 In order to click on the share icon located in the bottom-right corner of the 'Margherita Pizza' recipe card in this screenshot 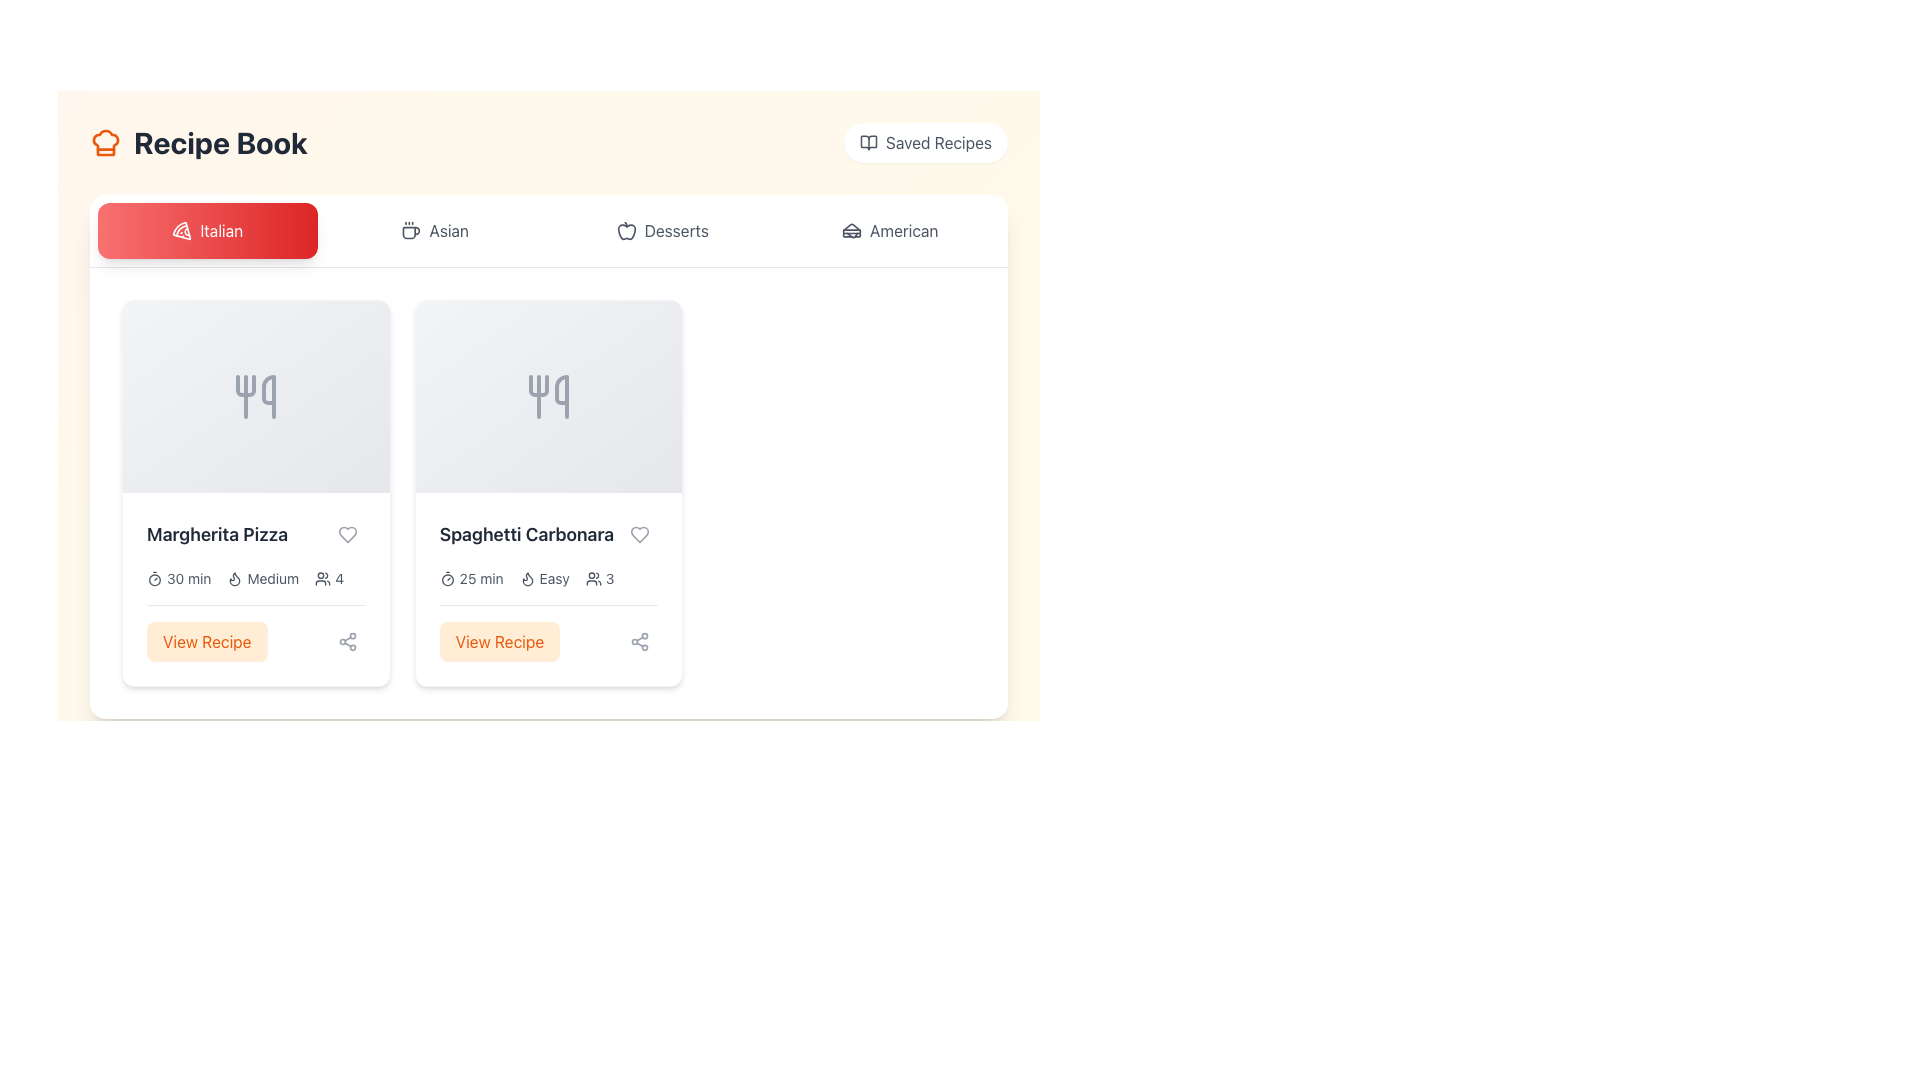, I will do `click(347, 641)`.